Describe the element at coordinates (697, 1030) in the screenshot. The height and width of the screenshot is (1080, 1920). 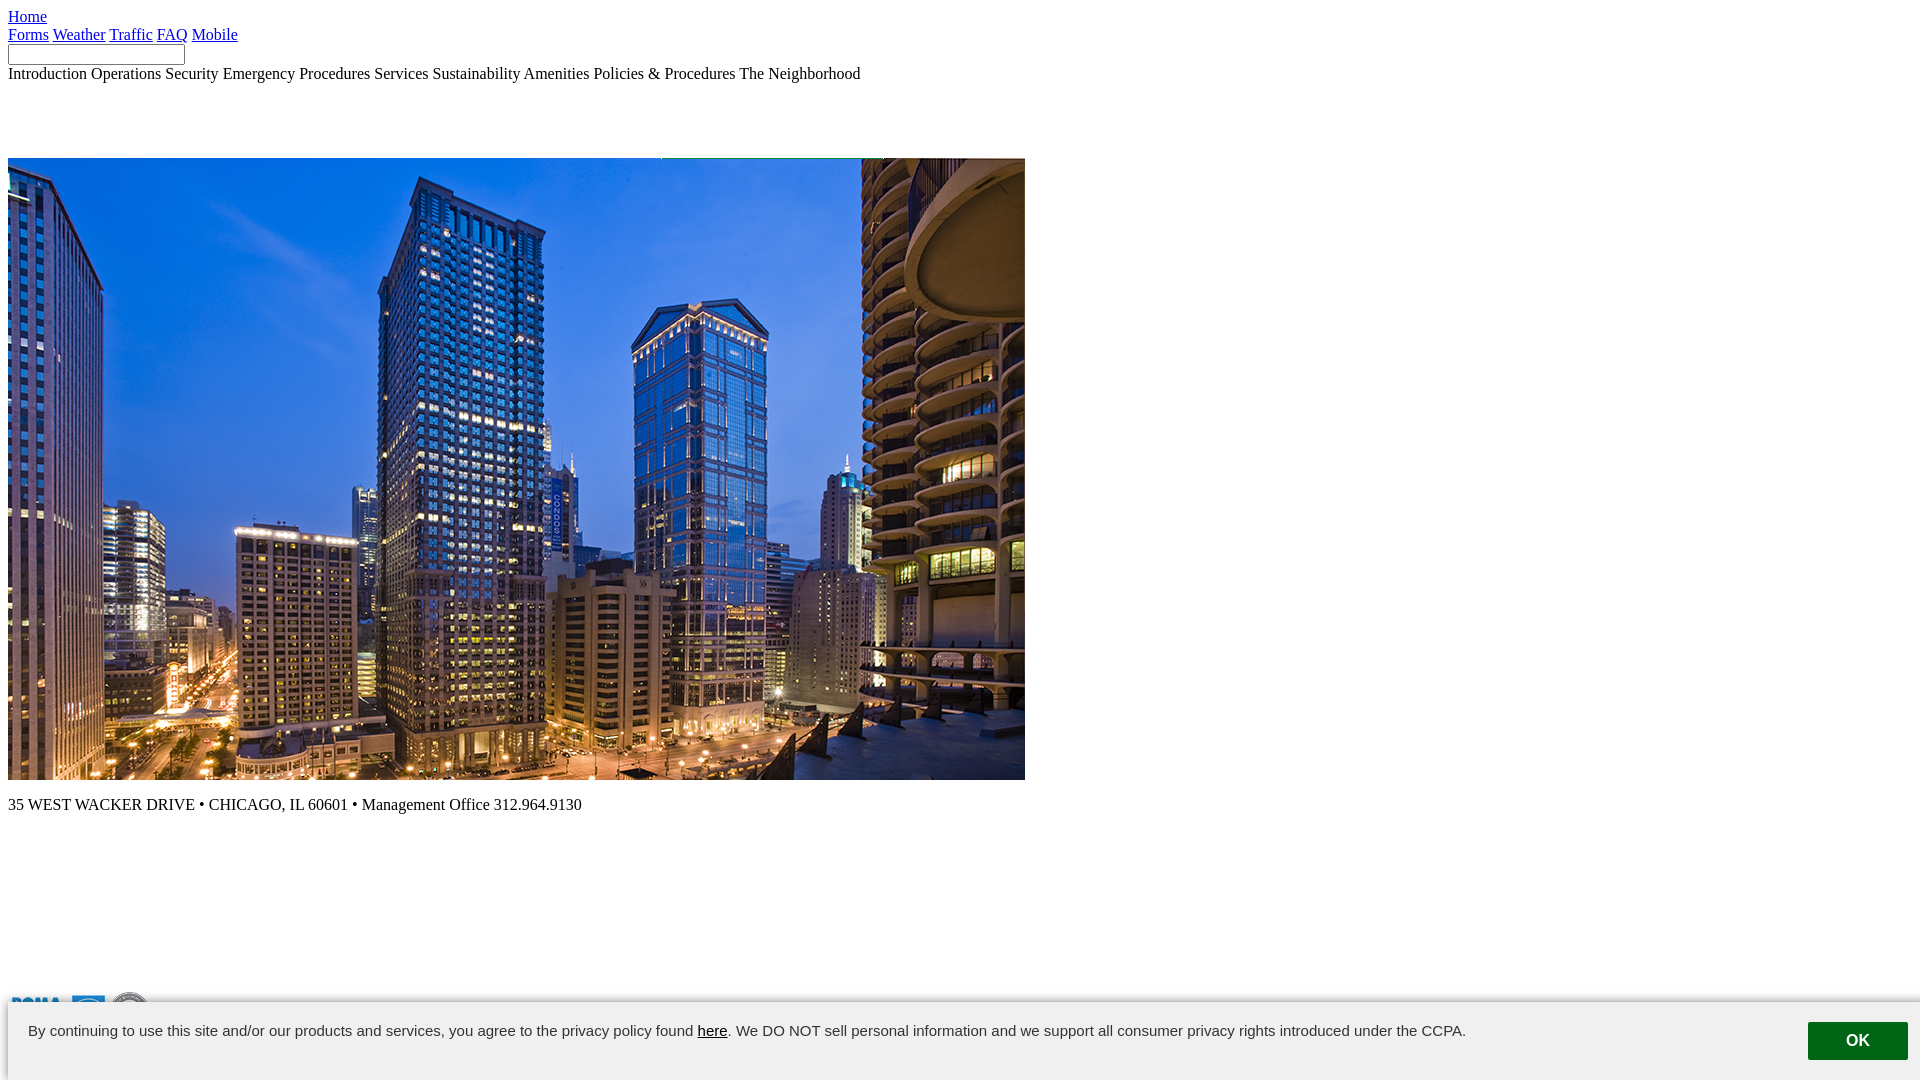
I see `'here'` at that location.